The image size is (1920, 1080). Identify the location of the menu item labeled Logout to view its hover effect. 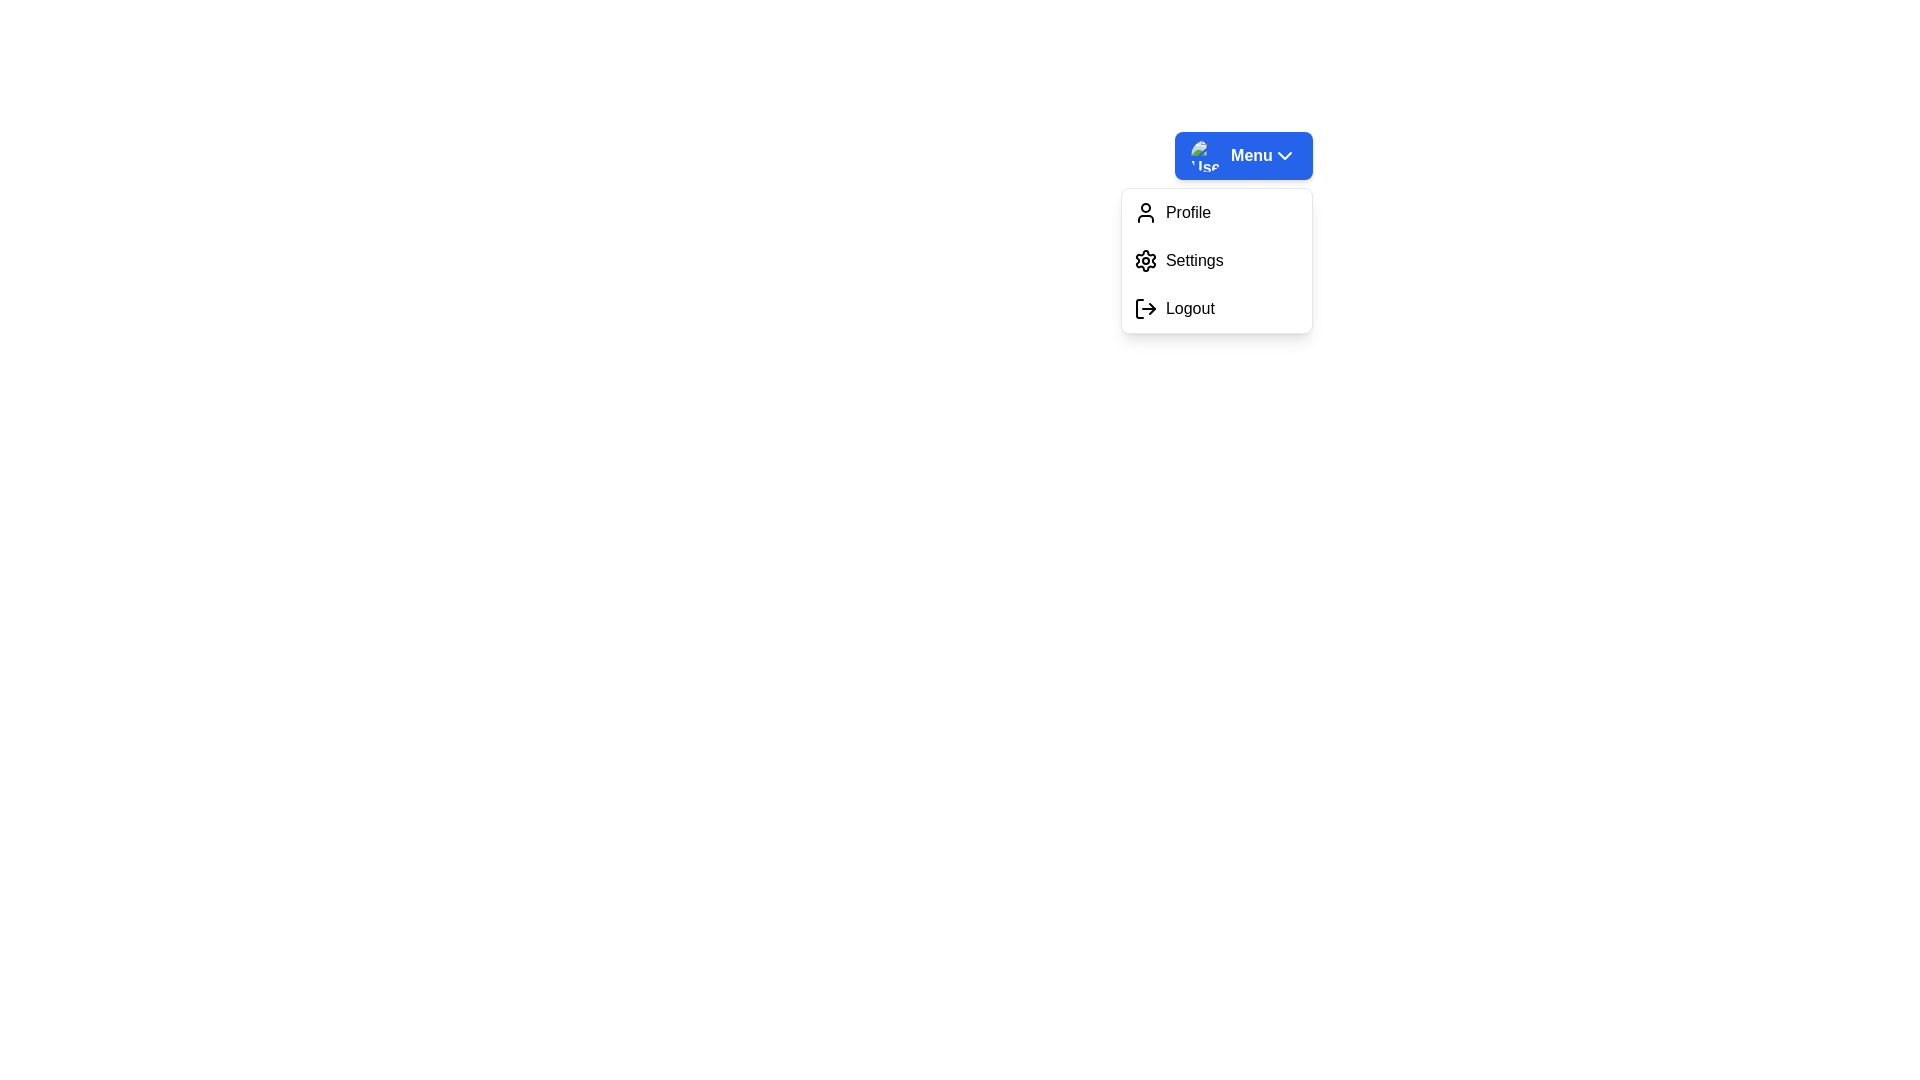
(1215, 308).